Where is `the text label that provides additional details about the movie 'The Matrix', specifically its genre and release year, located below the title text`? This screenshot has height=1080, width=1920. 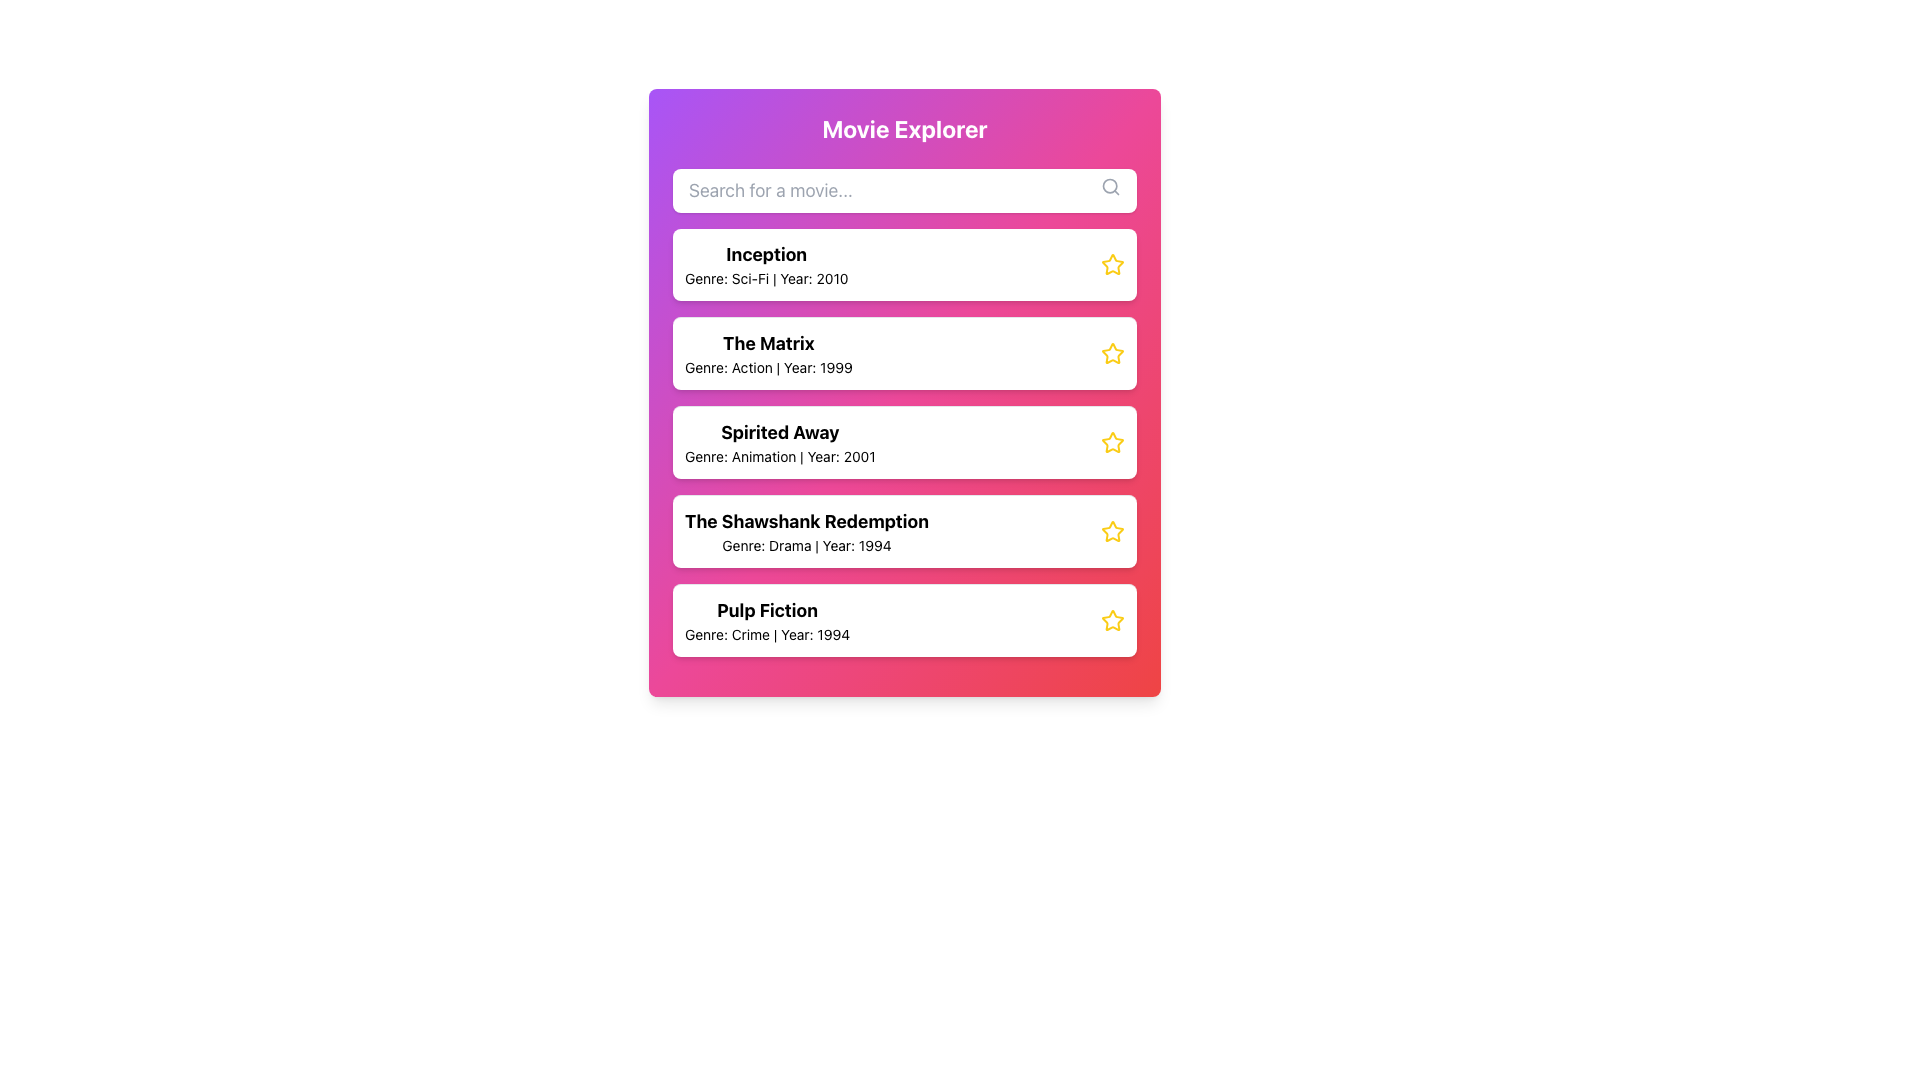
the text label that provides additional details about the movie 'The Matrix', specifically its genre and release year, located below the title text is located at coordinates (767, 367).